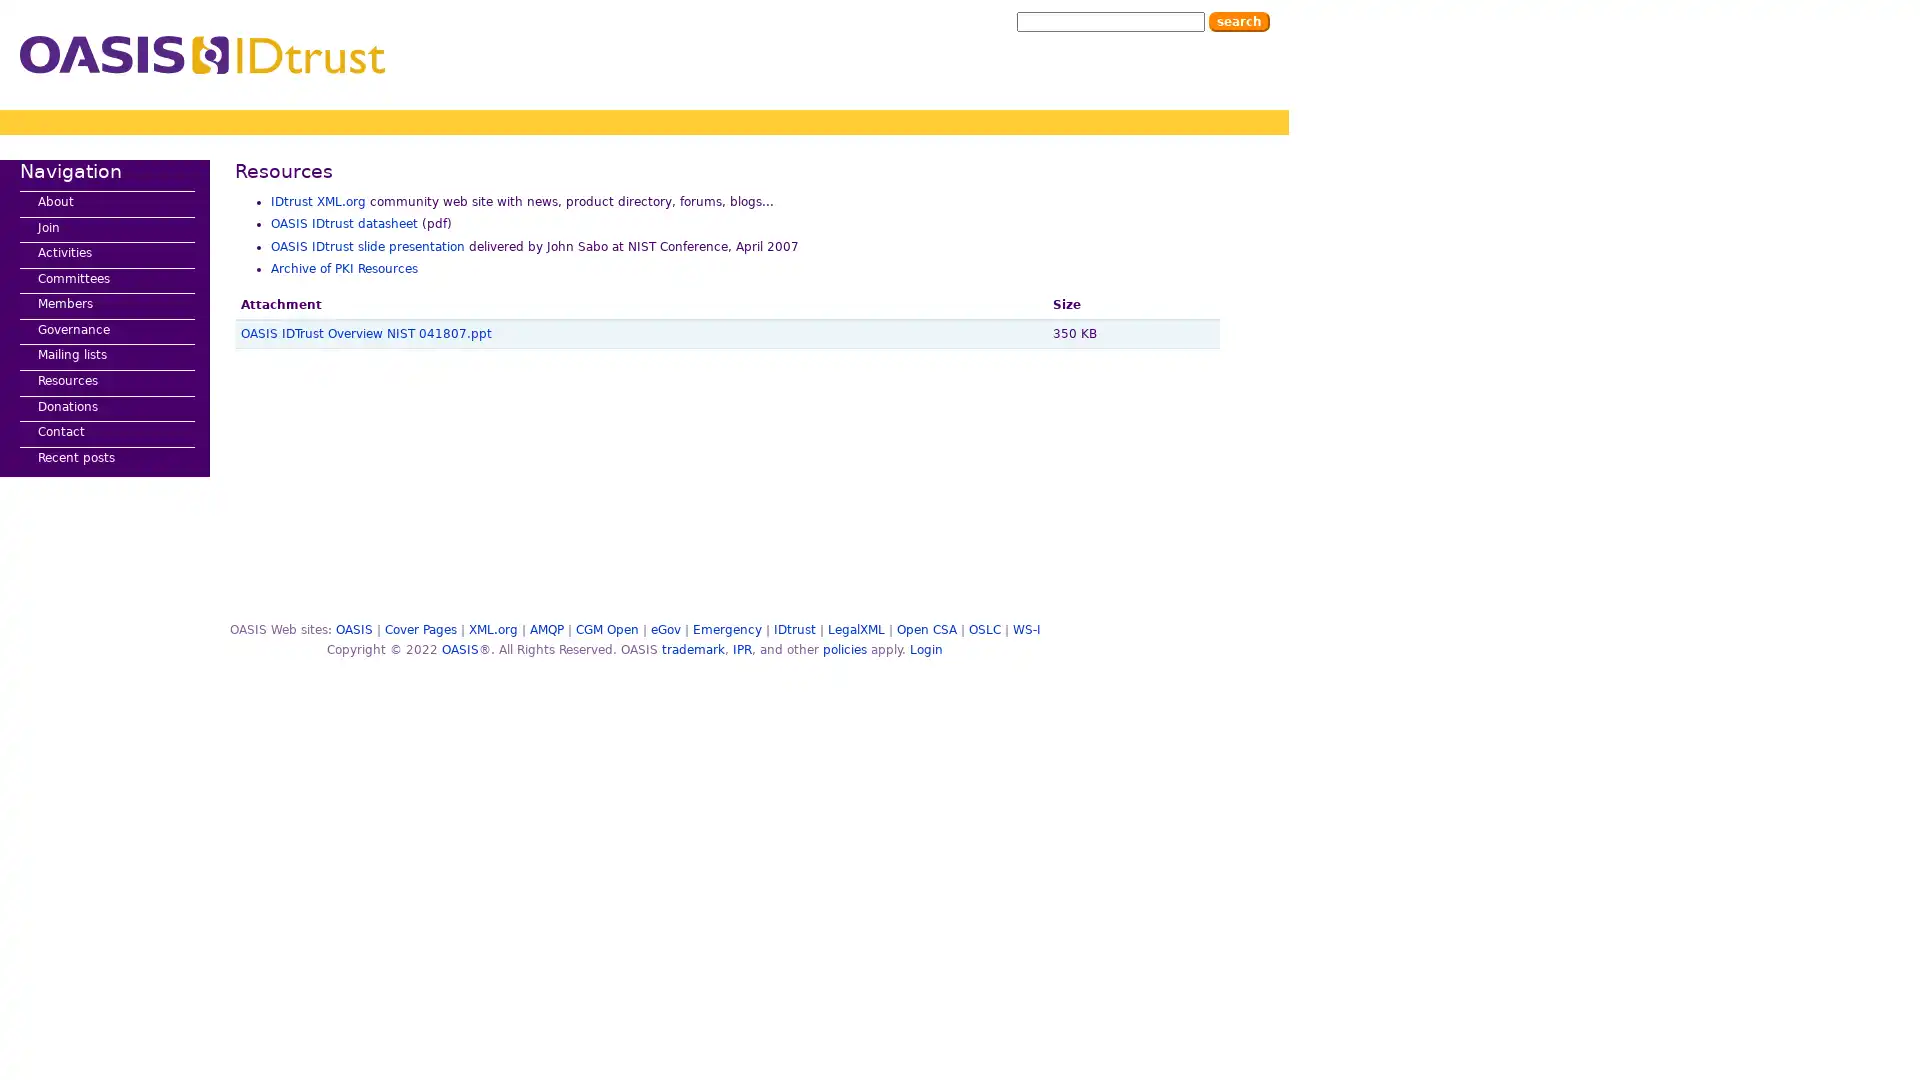 The height and width of the screenshot is (1080, 1920). Describe the element at coordinates (1238, 22) in the screenshot. I see `Search` at that location.